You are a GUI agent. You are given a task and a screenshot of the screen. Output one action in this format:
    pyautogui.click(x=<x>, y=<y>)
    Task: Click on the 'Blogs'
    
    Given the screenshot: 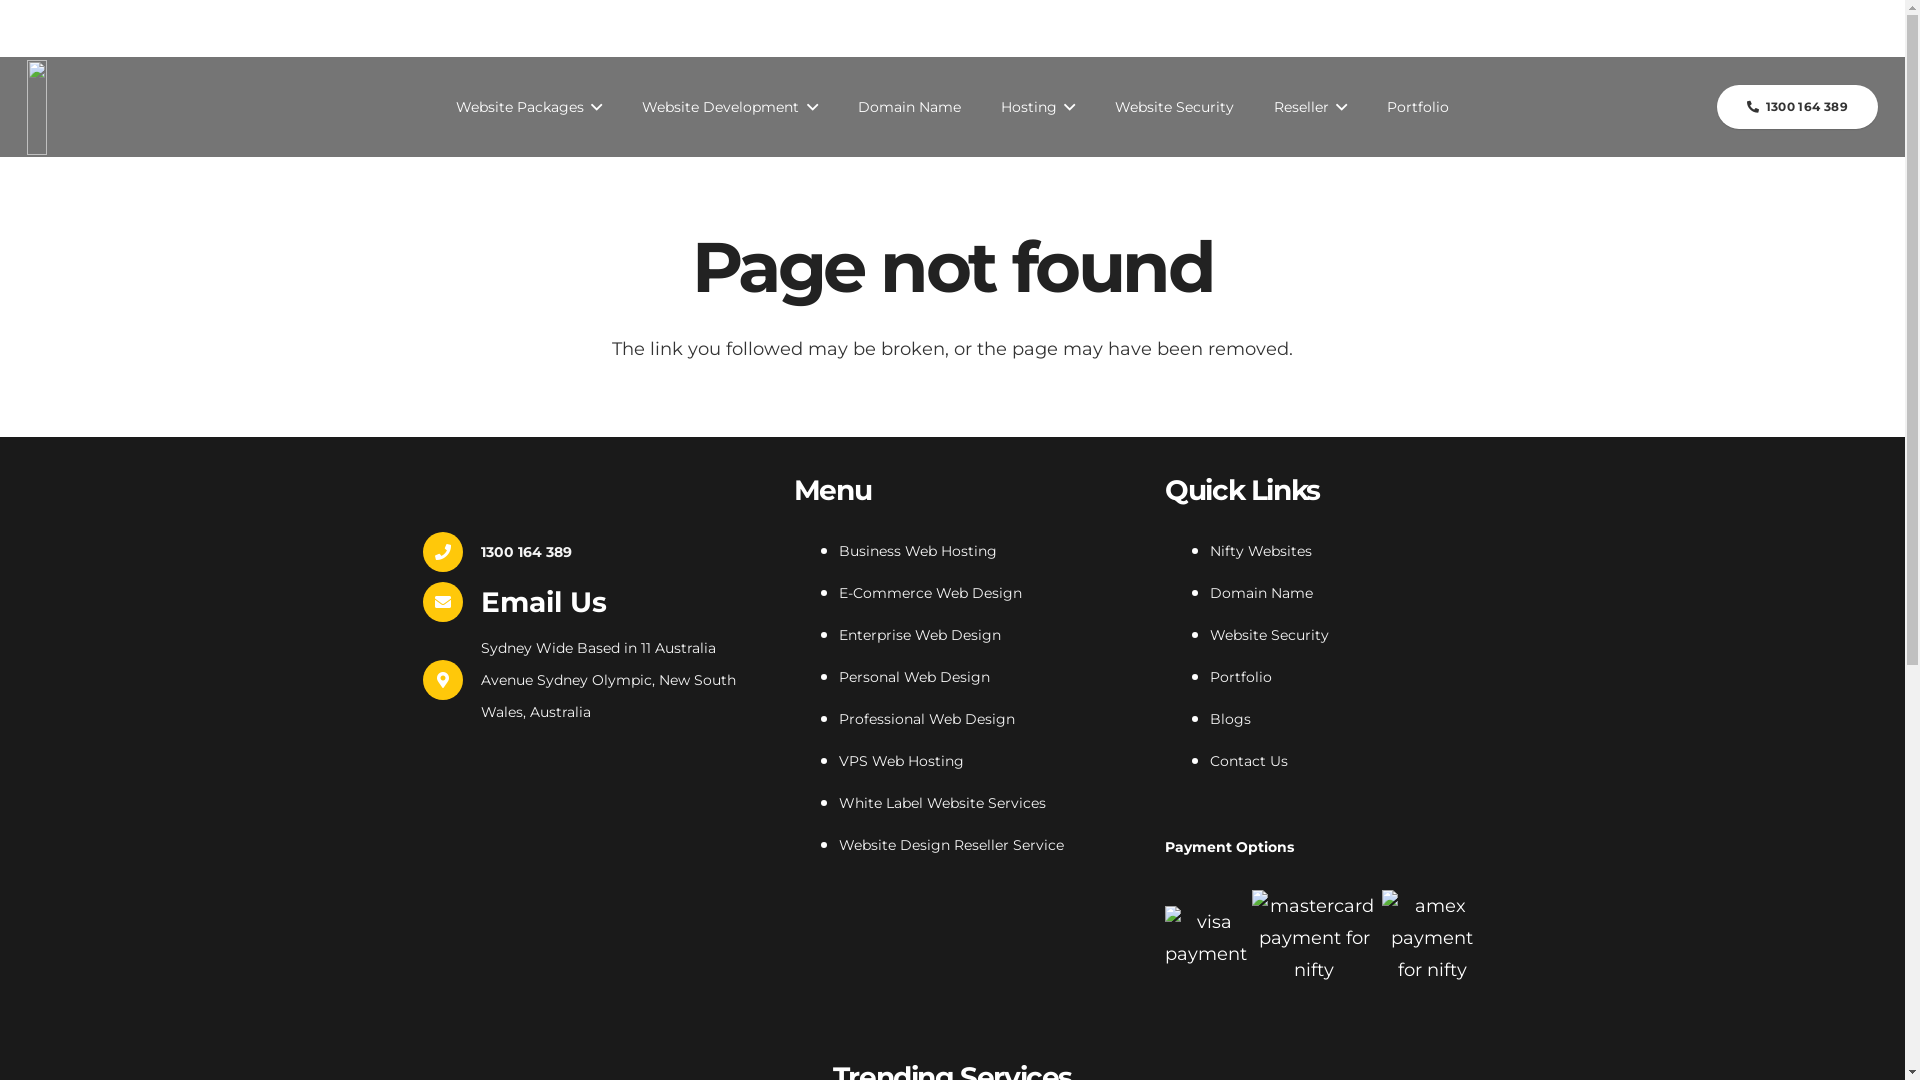 What is the action you would take?
    pyautogui.click(x=1229, y=717)
    